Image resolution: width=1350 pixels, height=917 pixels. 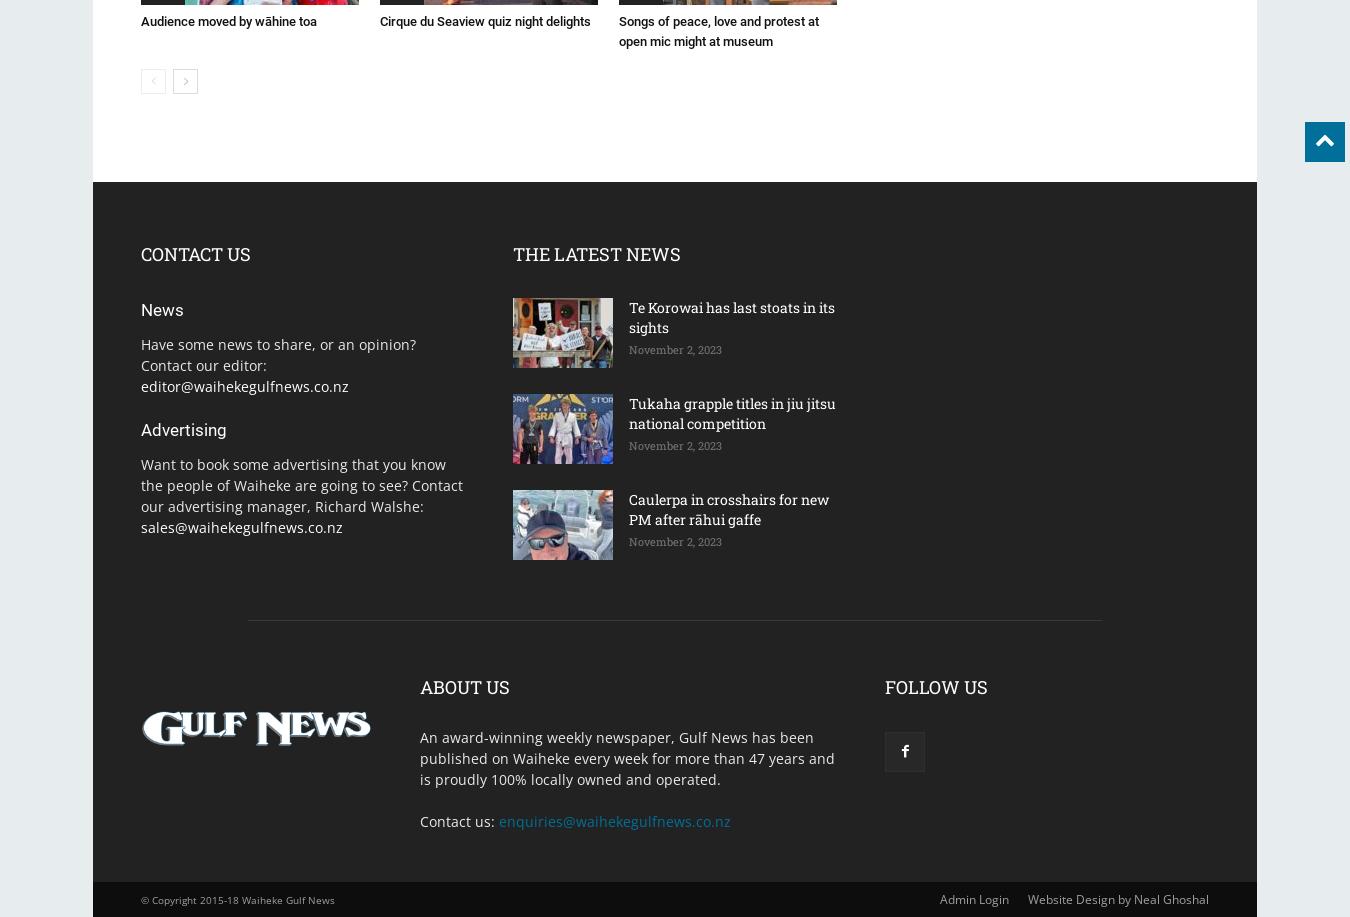 What do you see at coordinates (718, 31) in the screenshot?
I see `'Songs of peace, love and protest  at open mic might at museum'` at bounding box center [718, 31].